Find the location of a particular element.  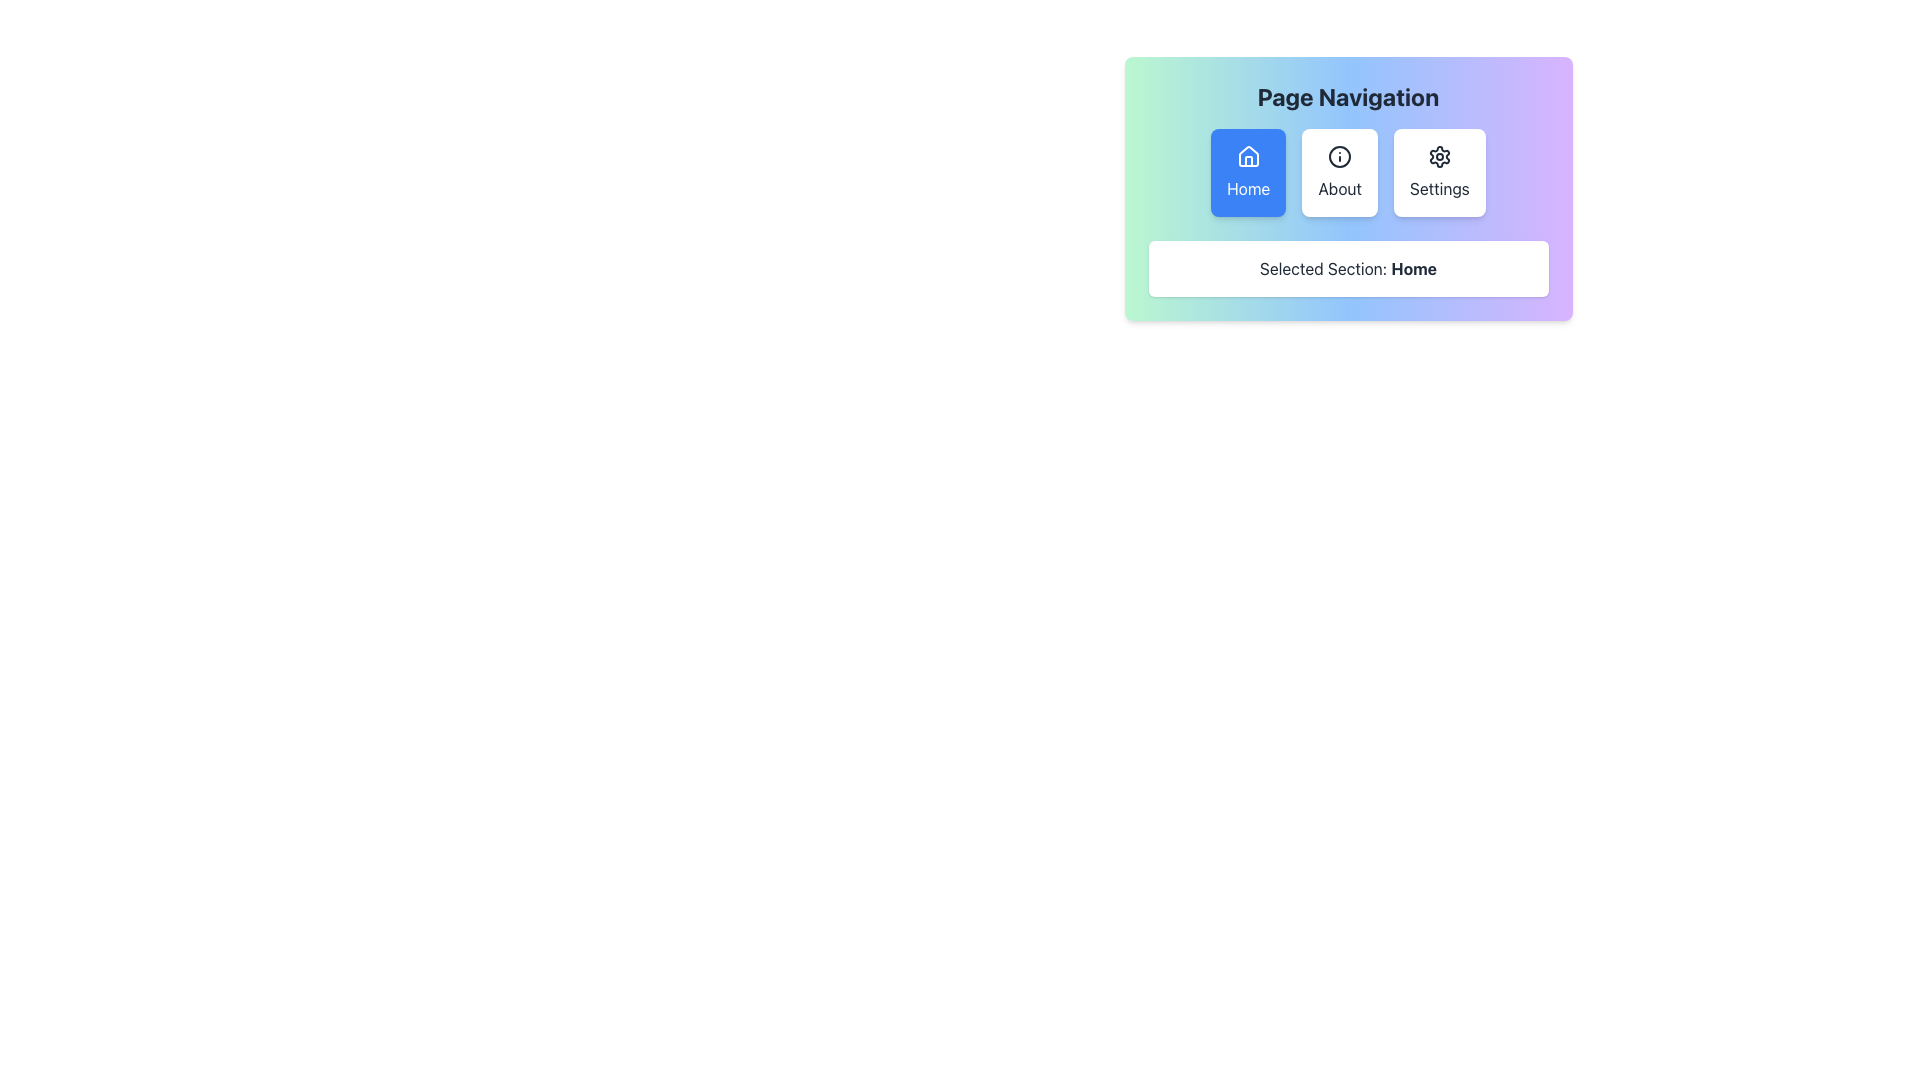

text label displaying 'Settings', located at the bottom of the settings button within the navigation bar, positioned to the far right of three horizontally aligned buttons is located at coordinates (1438, 189).